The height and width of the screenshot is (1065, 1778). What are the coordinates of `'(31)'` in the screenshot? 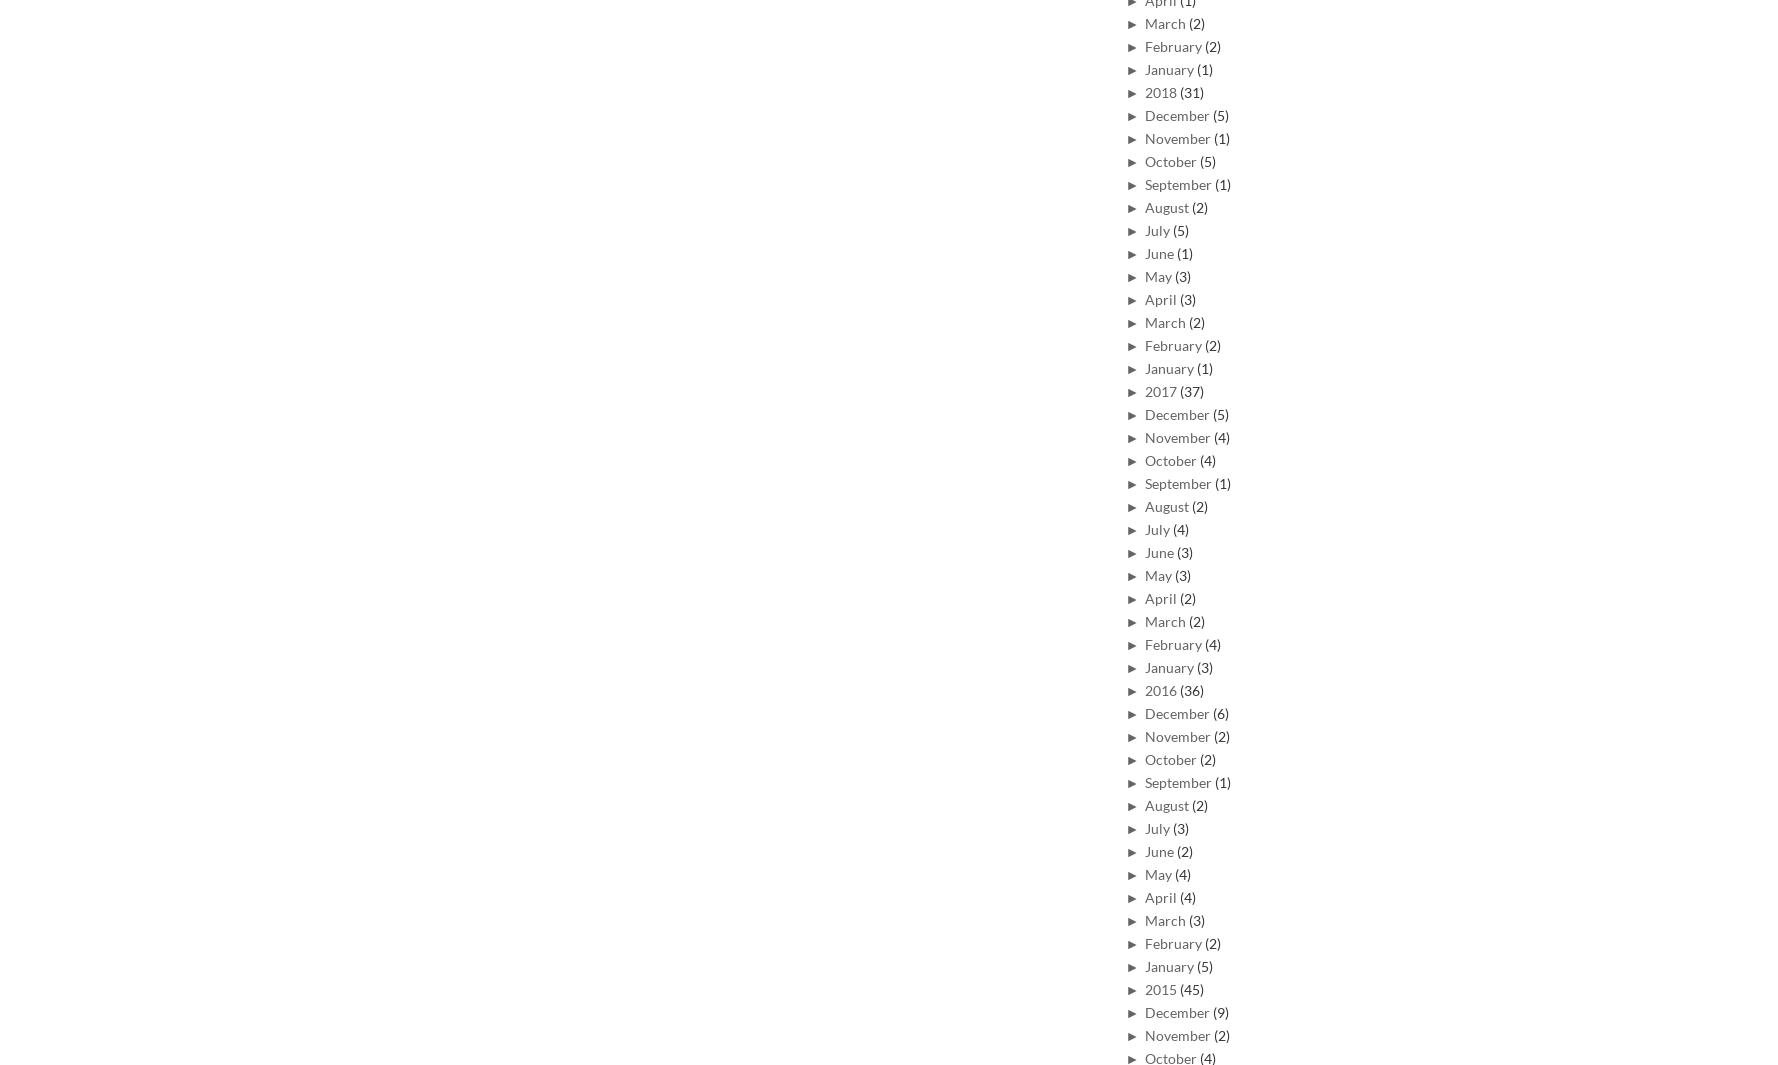 It's located at (1180, 90).